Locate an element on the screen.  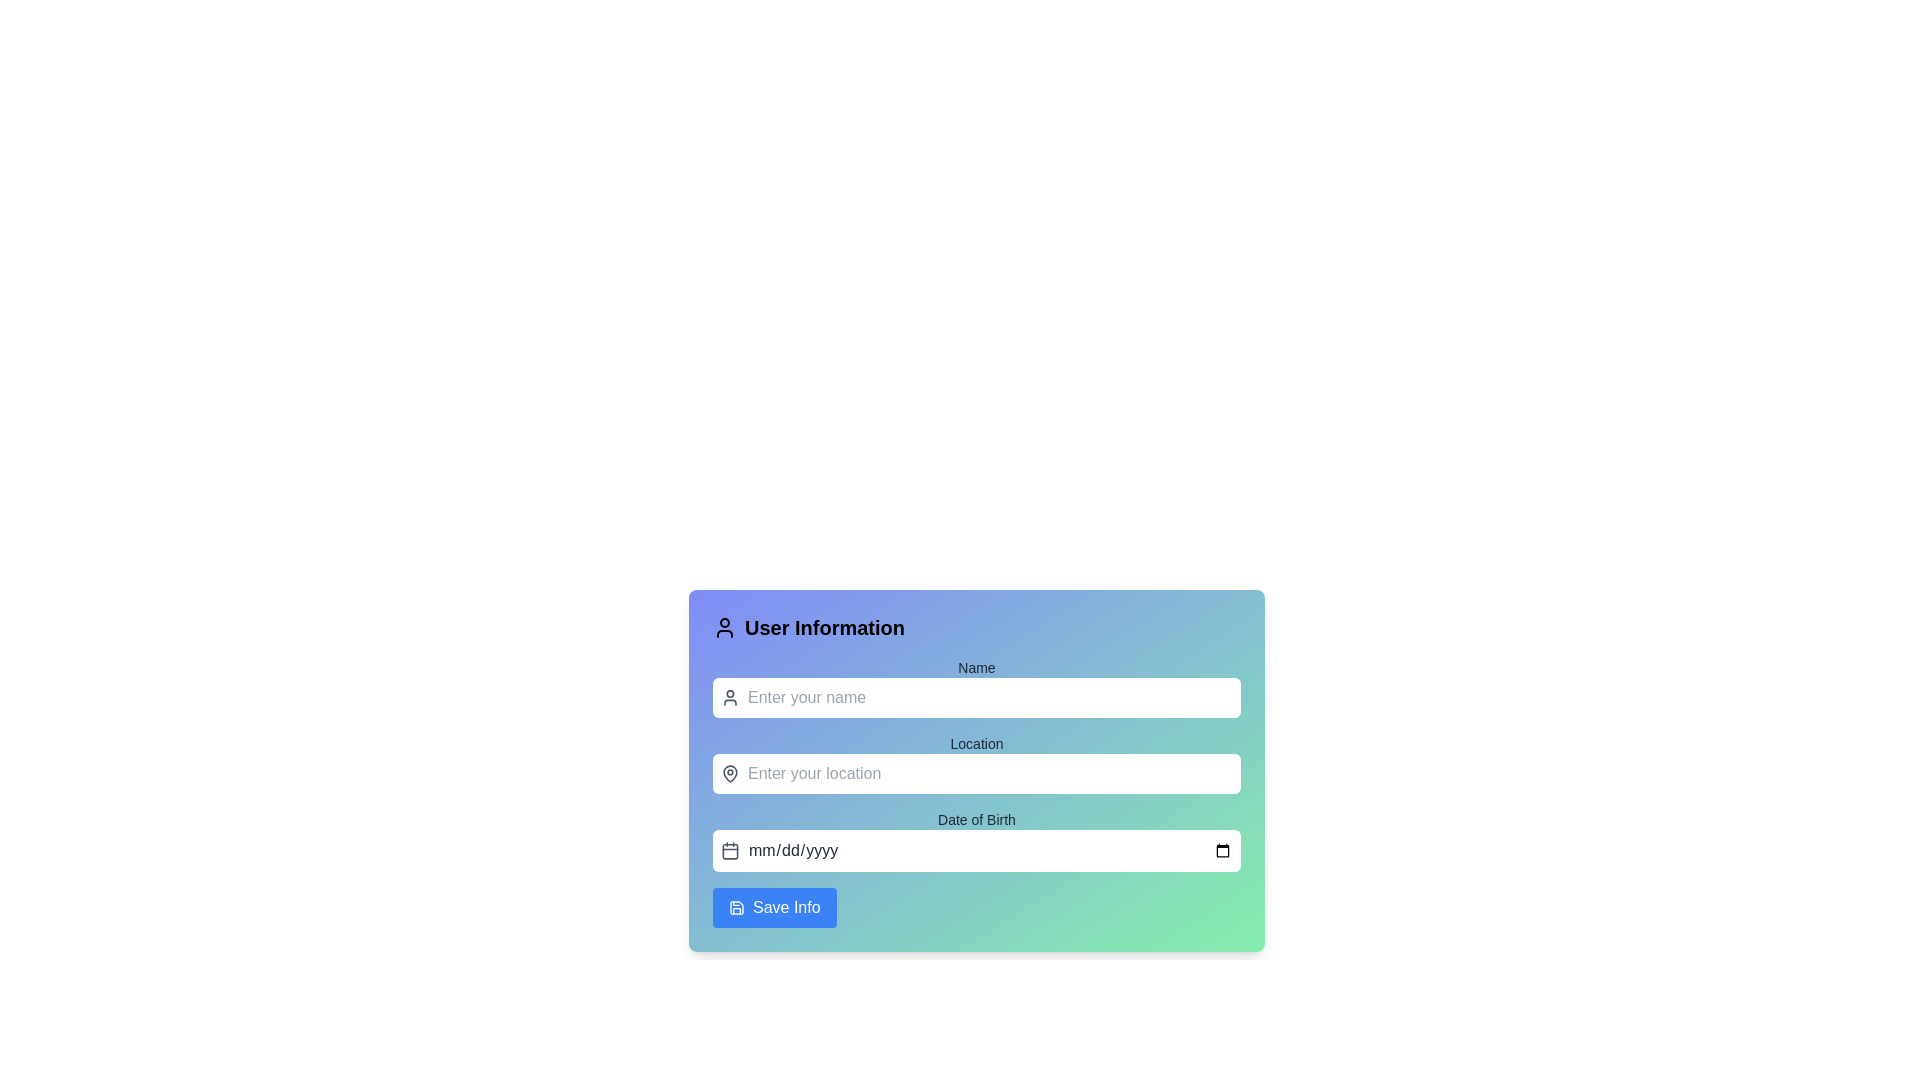
the 'Location' label, which is a small-sized, bold, dark gray text on a light background, positioned directly above the location input field is located at coordinates (977, 744).